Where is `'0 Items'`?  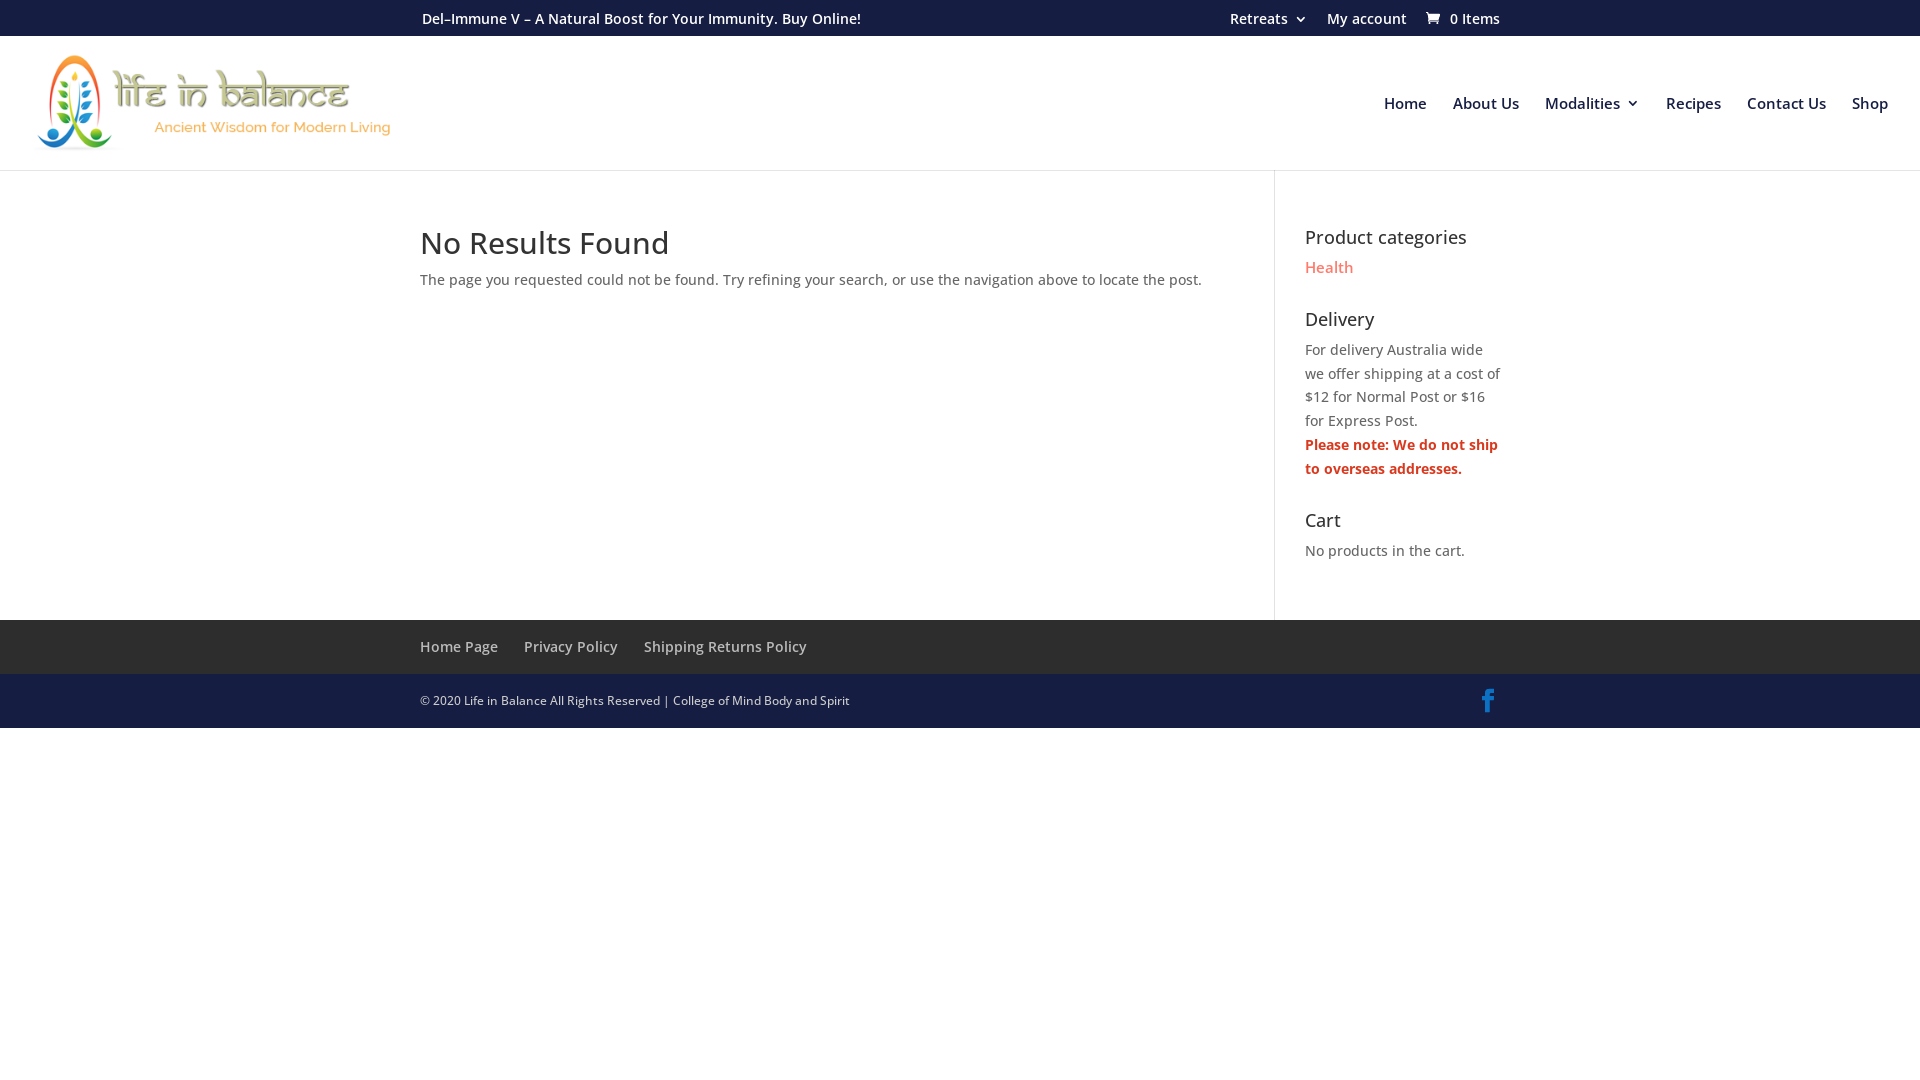
'0 Items' is located at coordinates (1420, 17).